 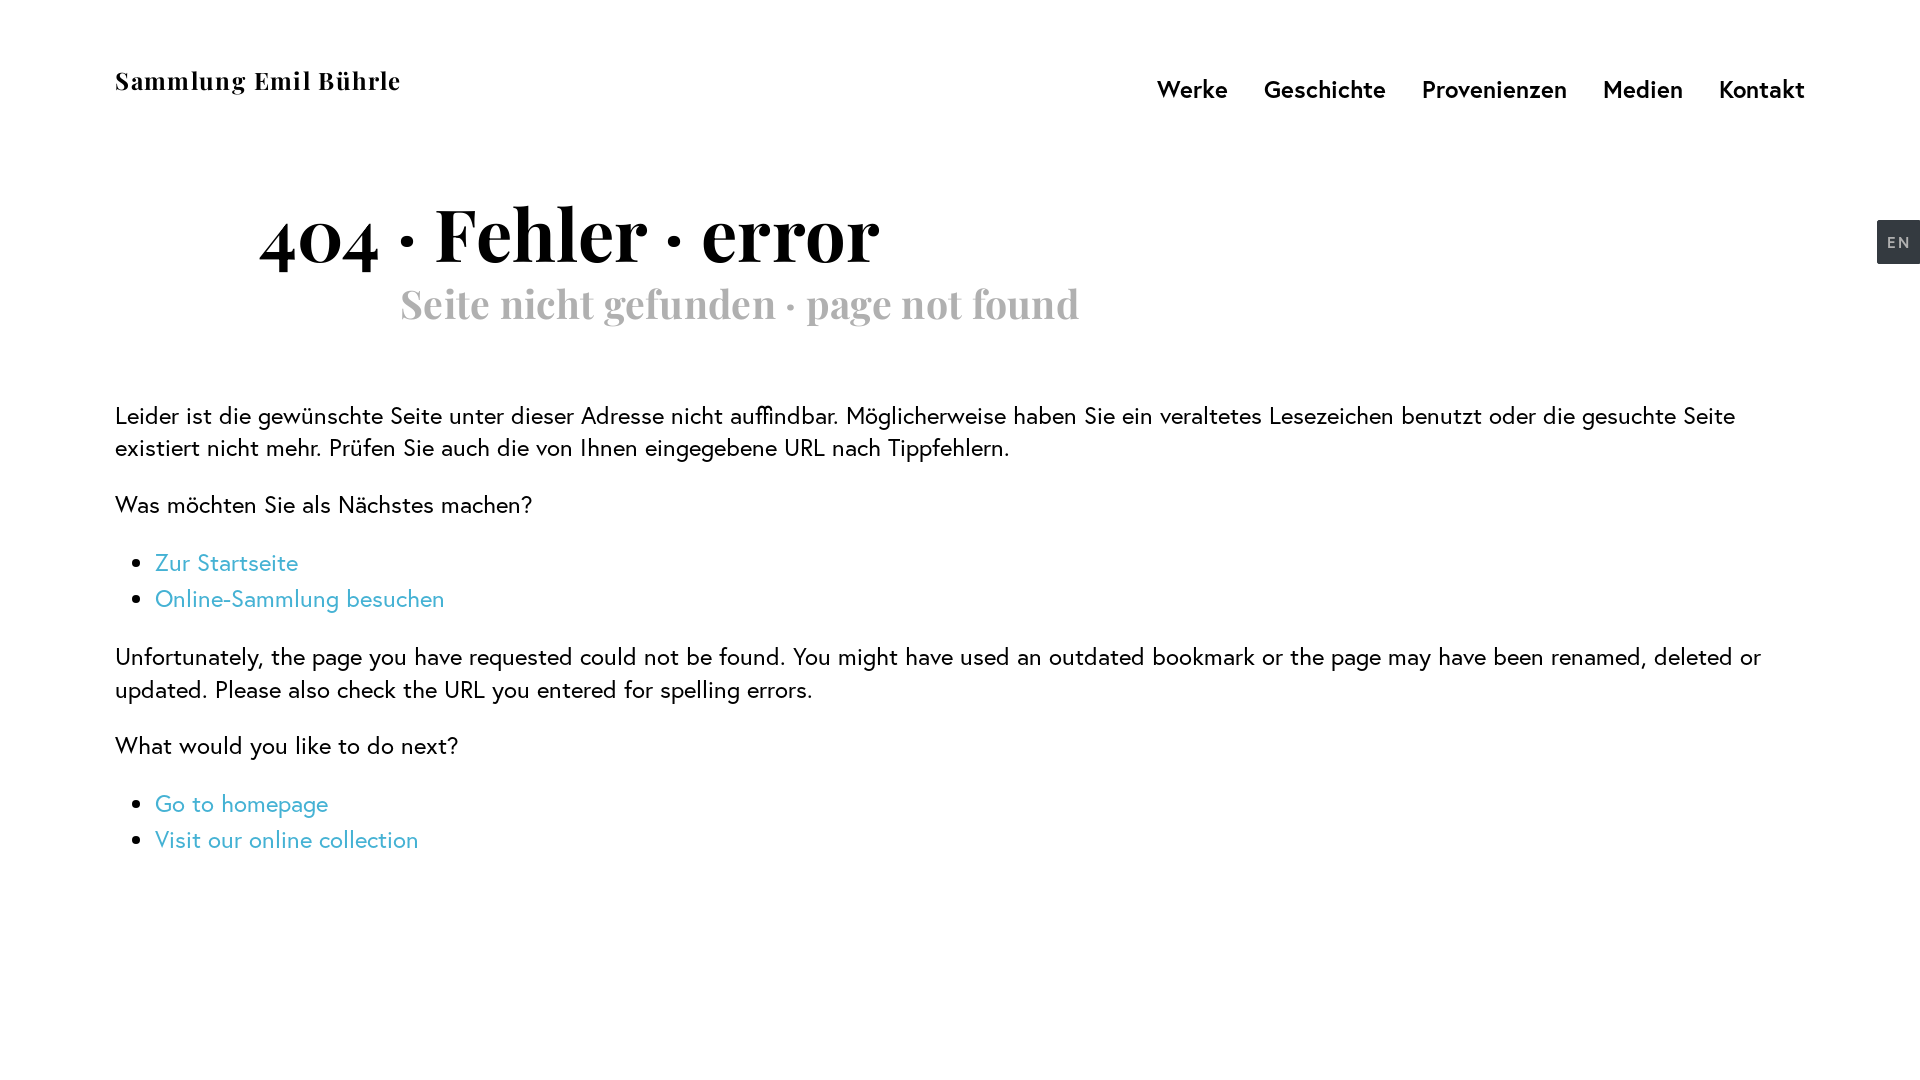 What do you see at coordinates (1642, 87) in the screenshot?
I see `'Medien'` at bounding box center [1642, 87].